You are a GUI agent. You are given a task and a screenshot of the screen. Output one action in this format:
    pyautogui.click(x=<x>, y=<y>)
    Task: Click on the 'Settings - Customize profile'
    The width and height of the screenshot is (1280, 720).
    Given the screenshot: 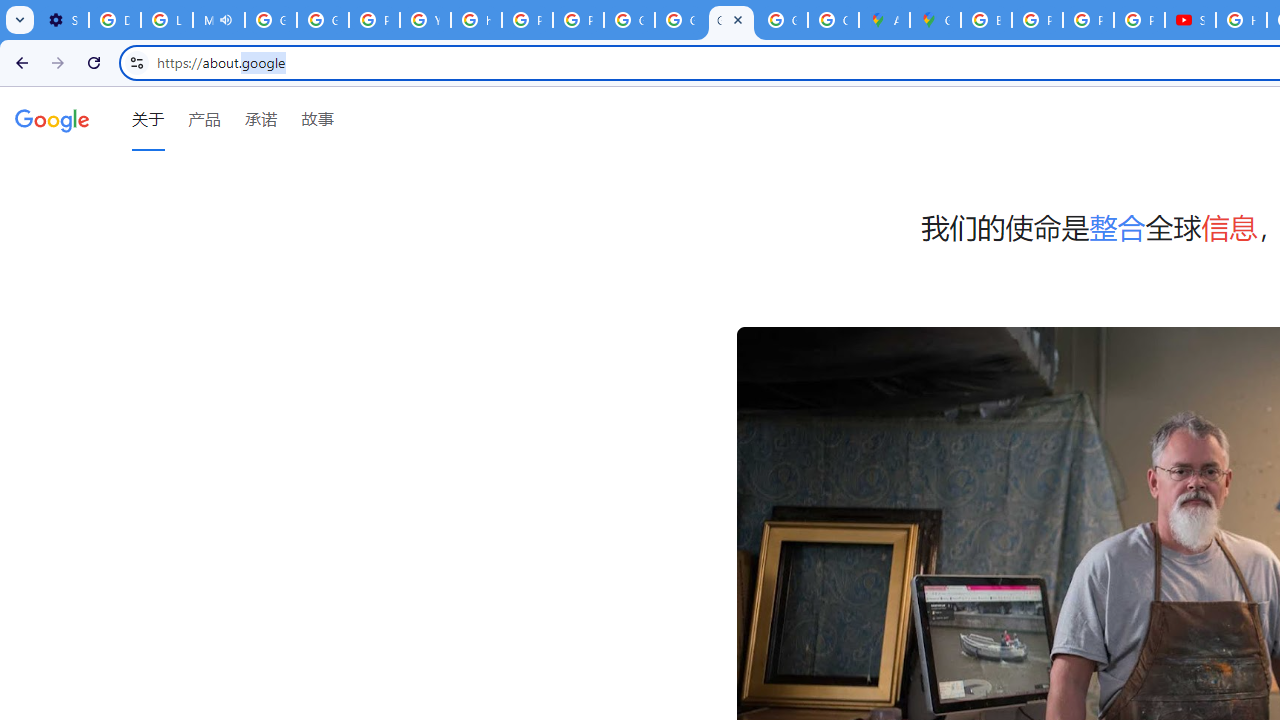 What is the action you would take?
    pyautogui.click(x=63, y=20)
    